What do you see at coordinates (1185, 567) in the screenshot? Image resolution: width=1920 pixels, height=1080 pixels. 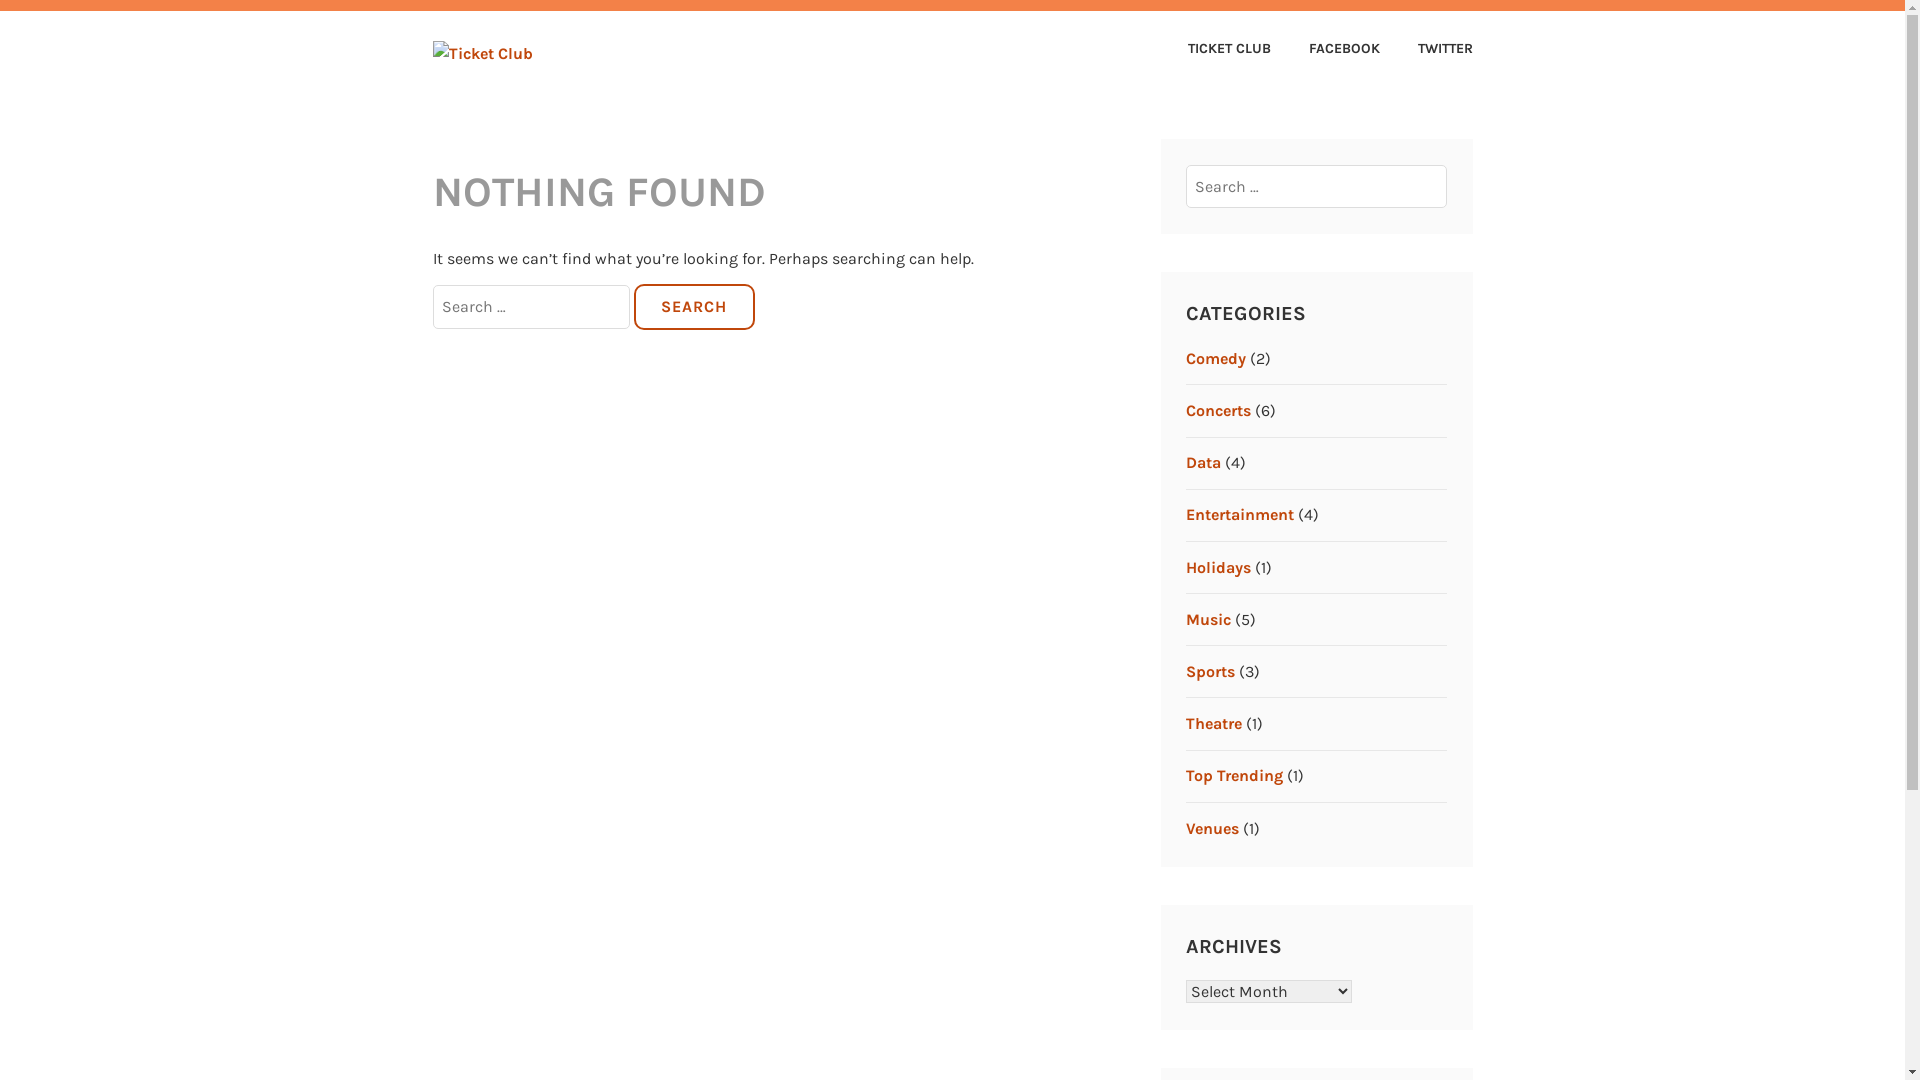 I see `'Holidays'` at bounding box center [1185, 567].